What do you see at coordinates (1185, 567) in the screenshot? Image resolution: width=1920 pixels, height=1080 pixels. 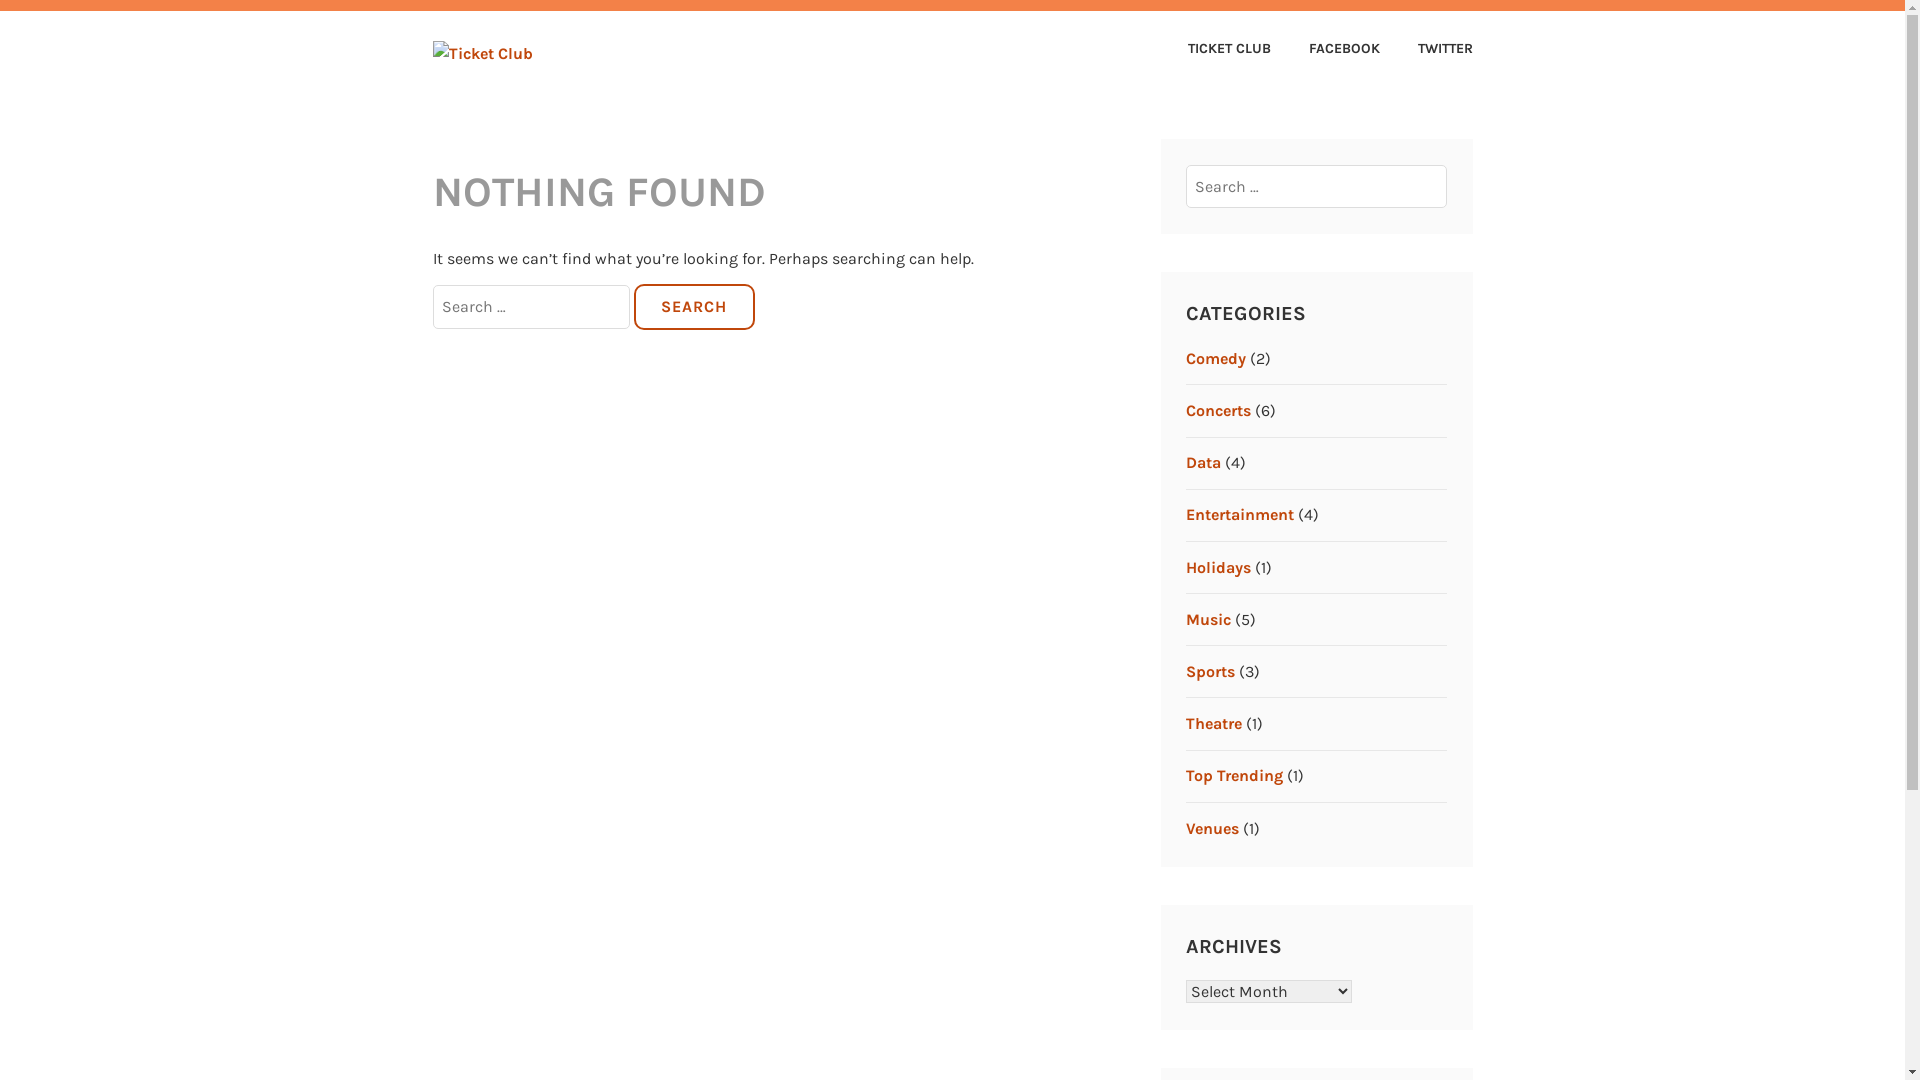 I see `'Holidays'` at bounding box center [1185, 567].